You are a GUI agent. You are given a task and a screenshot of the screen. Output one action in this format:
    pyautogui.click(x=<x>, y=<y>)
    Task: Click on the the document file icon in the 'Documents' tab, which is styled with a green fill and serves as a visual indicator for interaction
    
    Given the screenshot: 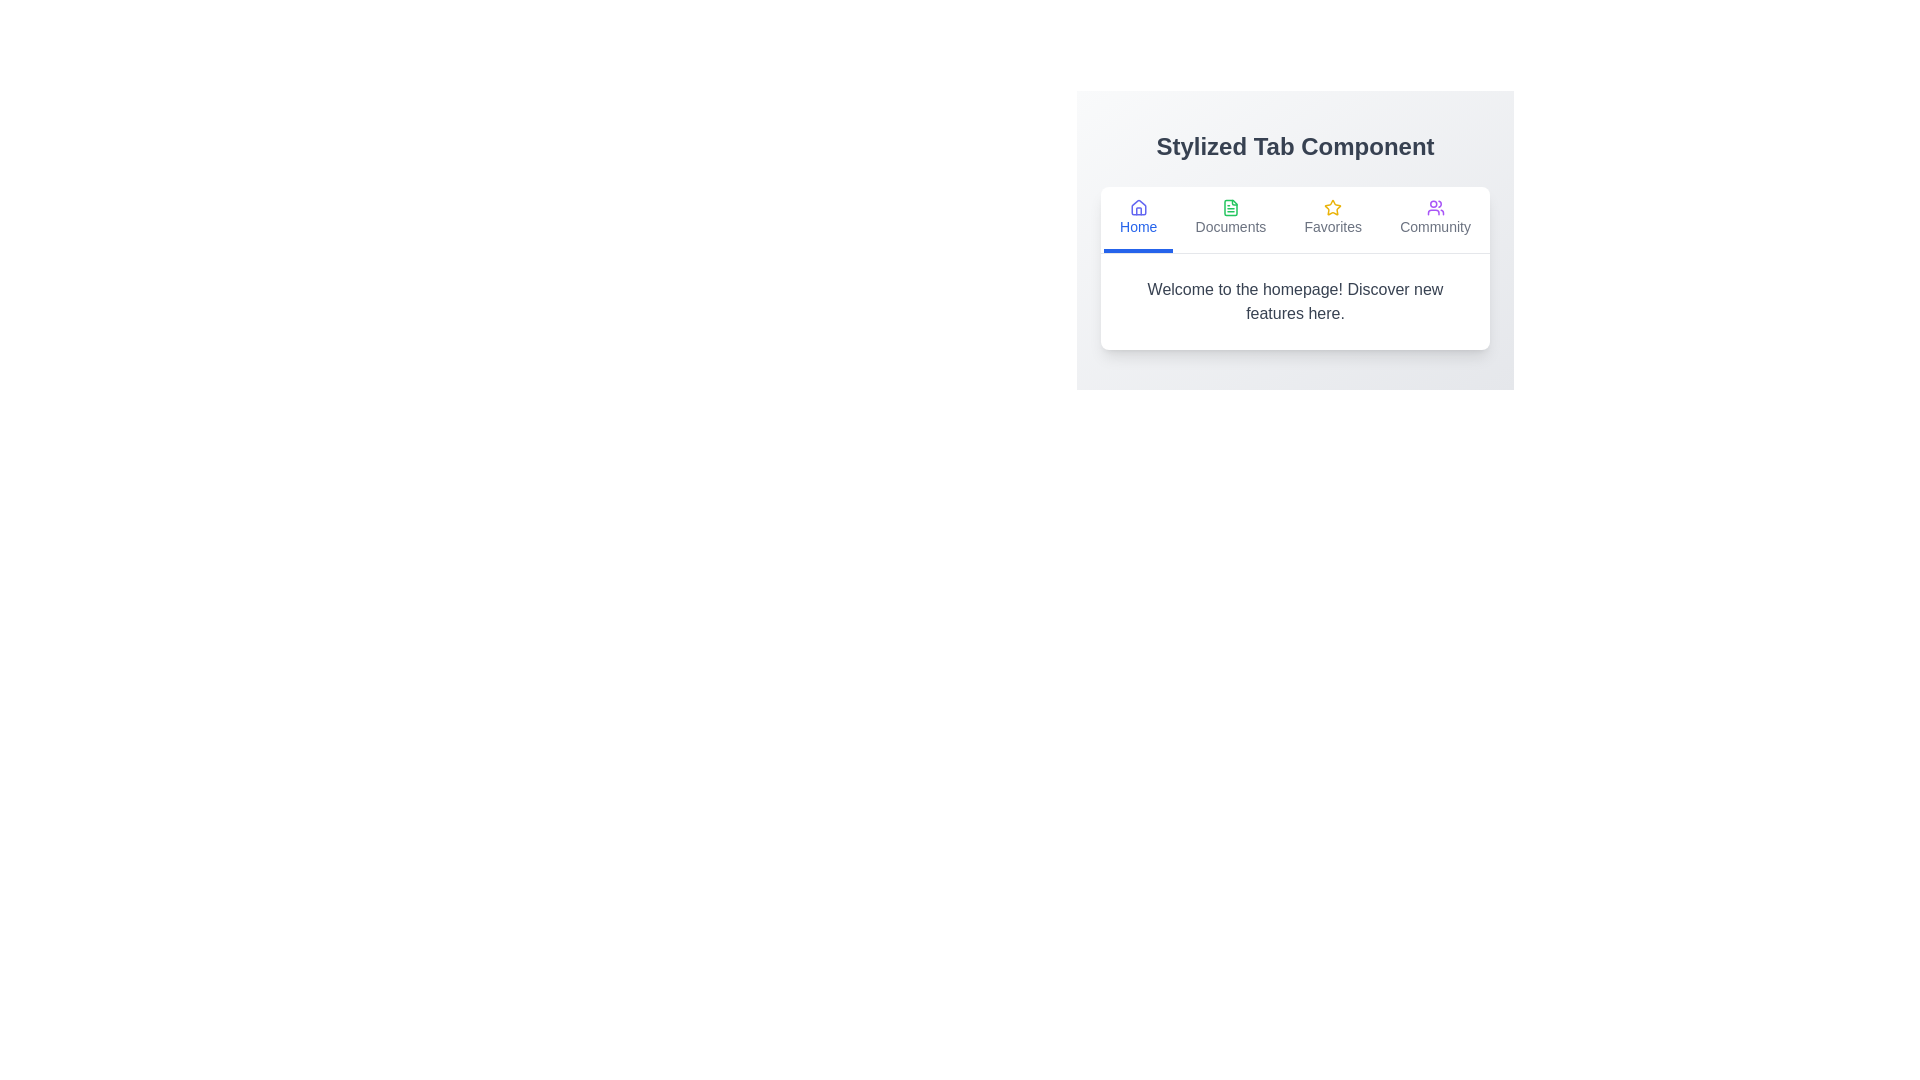 What is the action you would take?
    pyautogui.click(x=1229, y=208)
    